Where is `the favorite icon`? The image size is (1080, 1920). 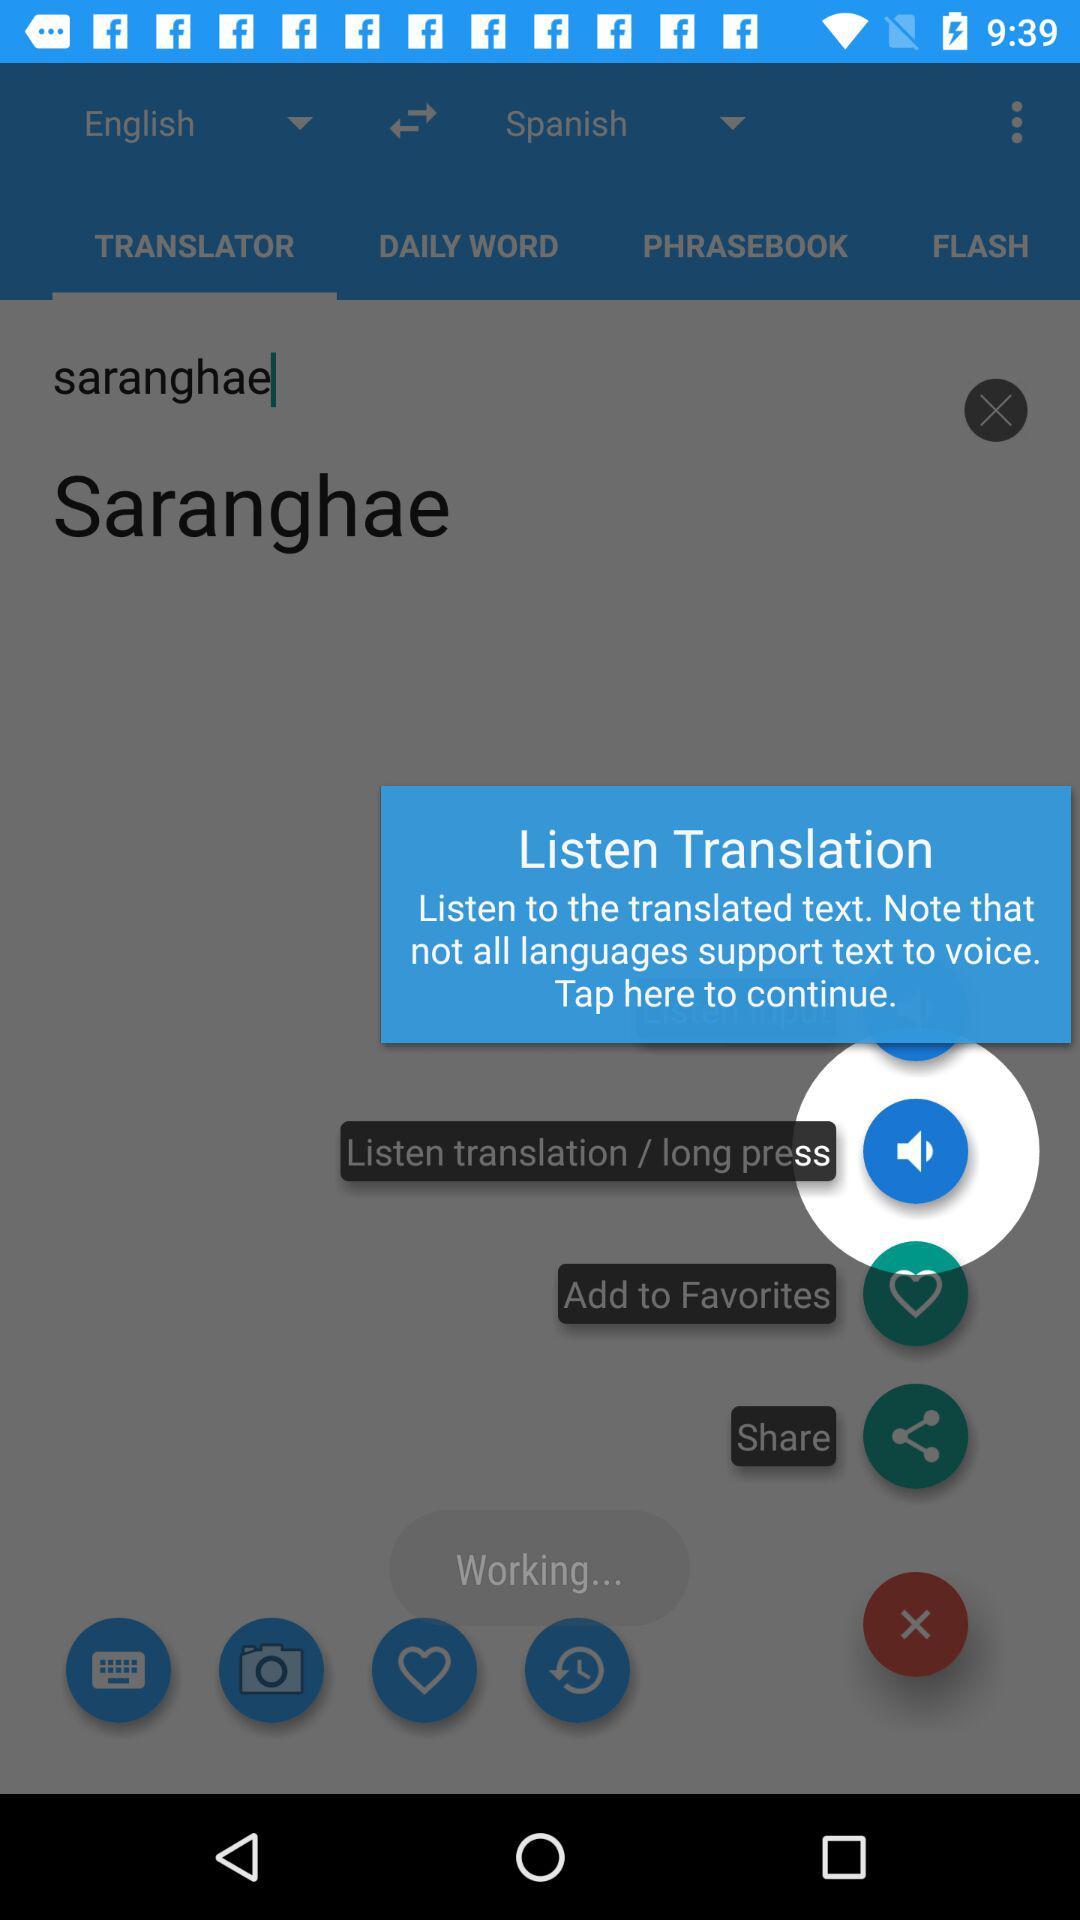
the favorite icon is located at coordinates (423, 1670).